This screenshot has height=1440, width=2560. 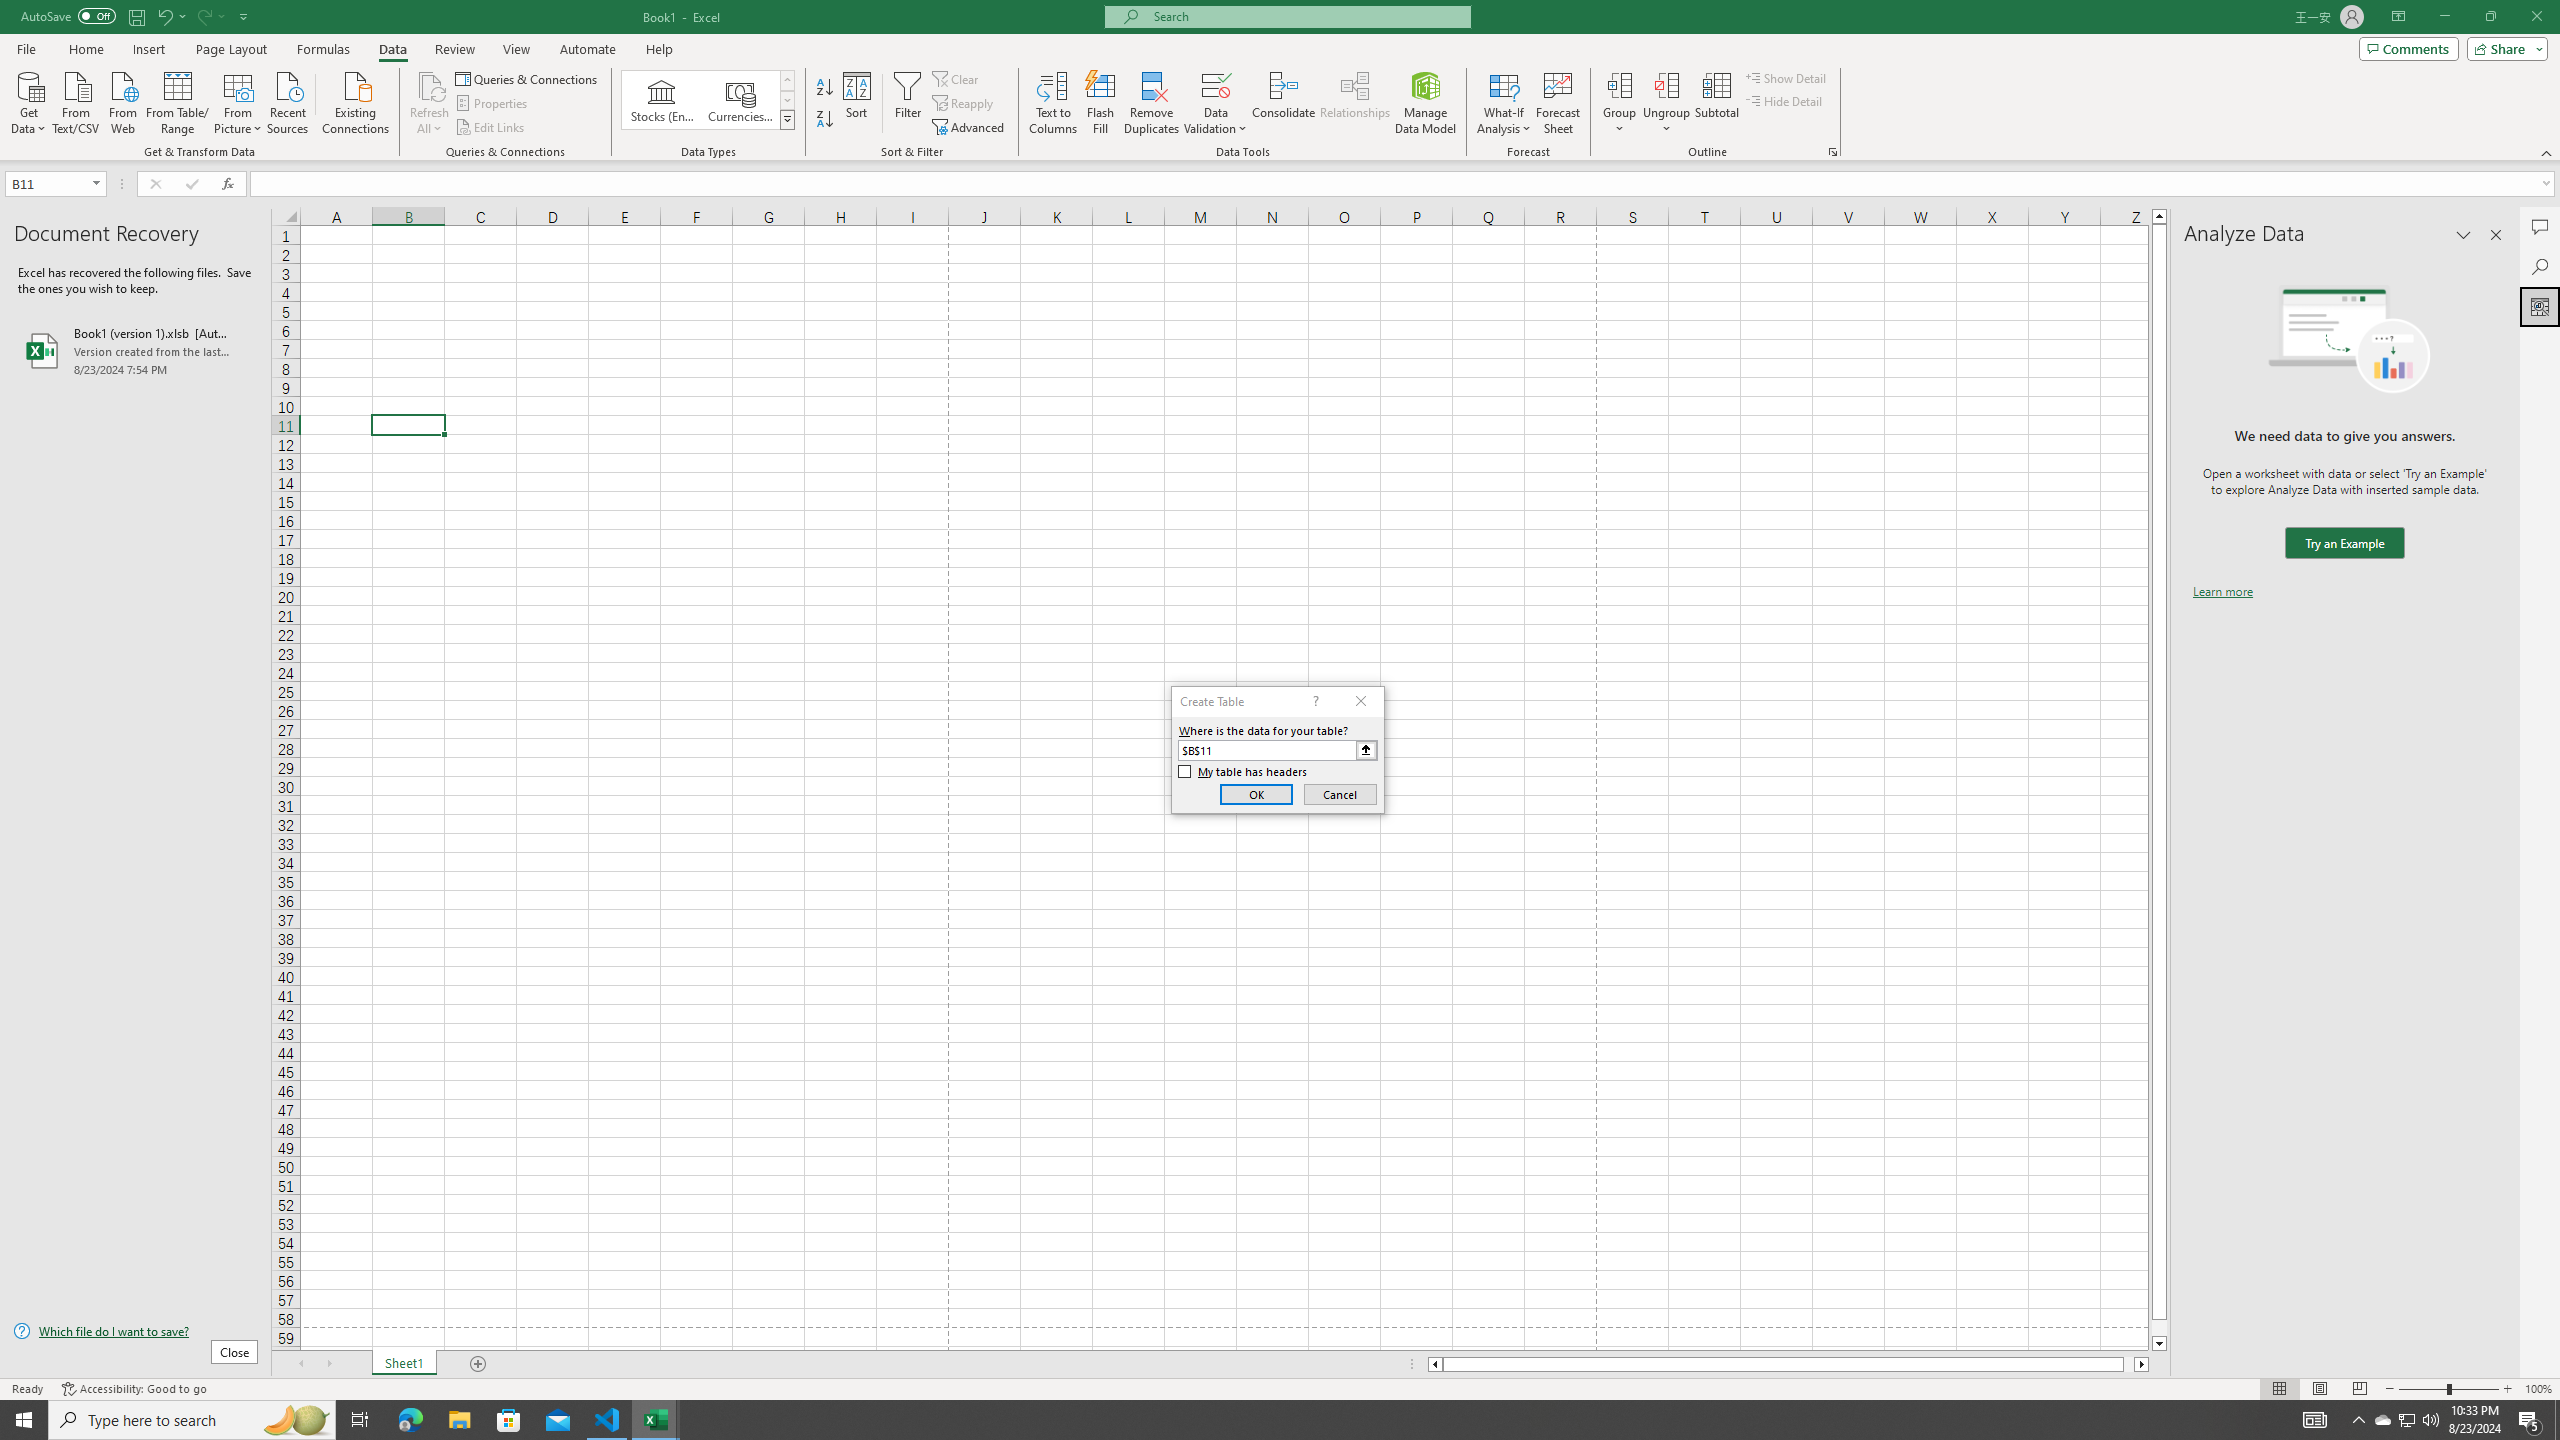 I want to click on 'Hide Detail', so click(x=1784, y=99).